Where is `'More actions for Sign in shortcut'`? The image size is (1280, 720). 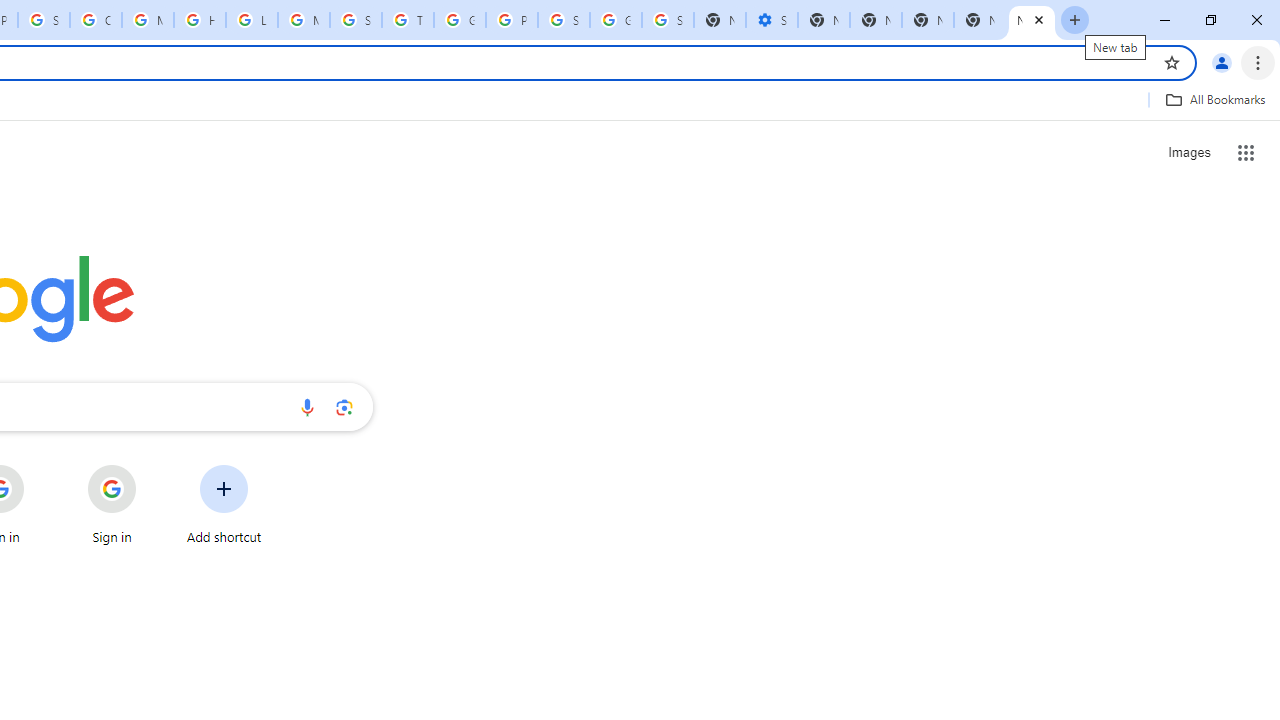 'More actions for Sign in shortcut' is located at coordinates (151, 466).